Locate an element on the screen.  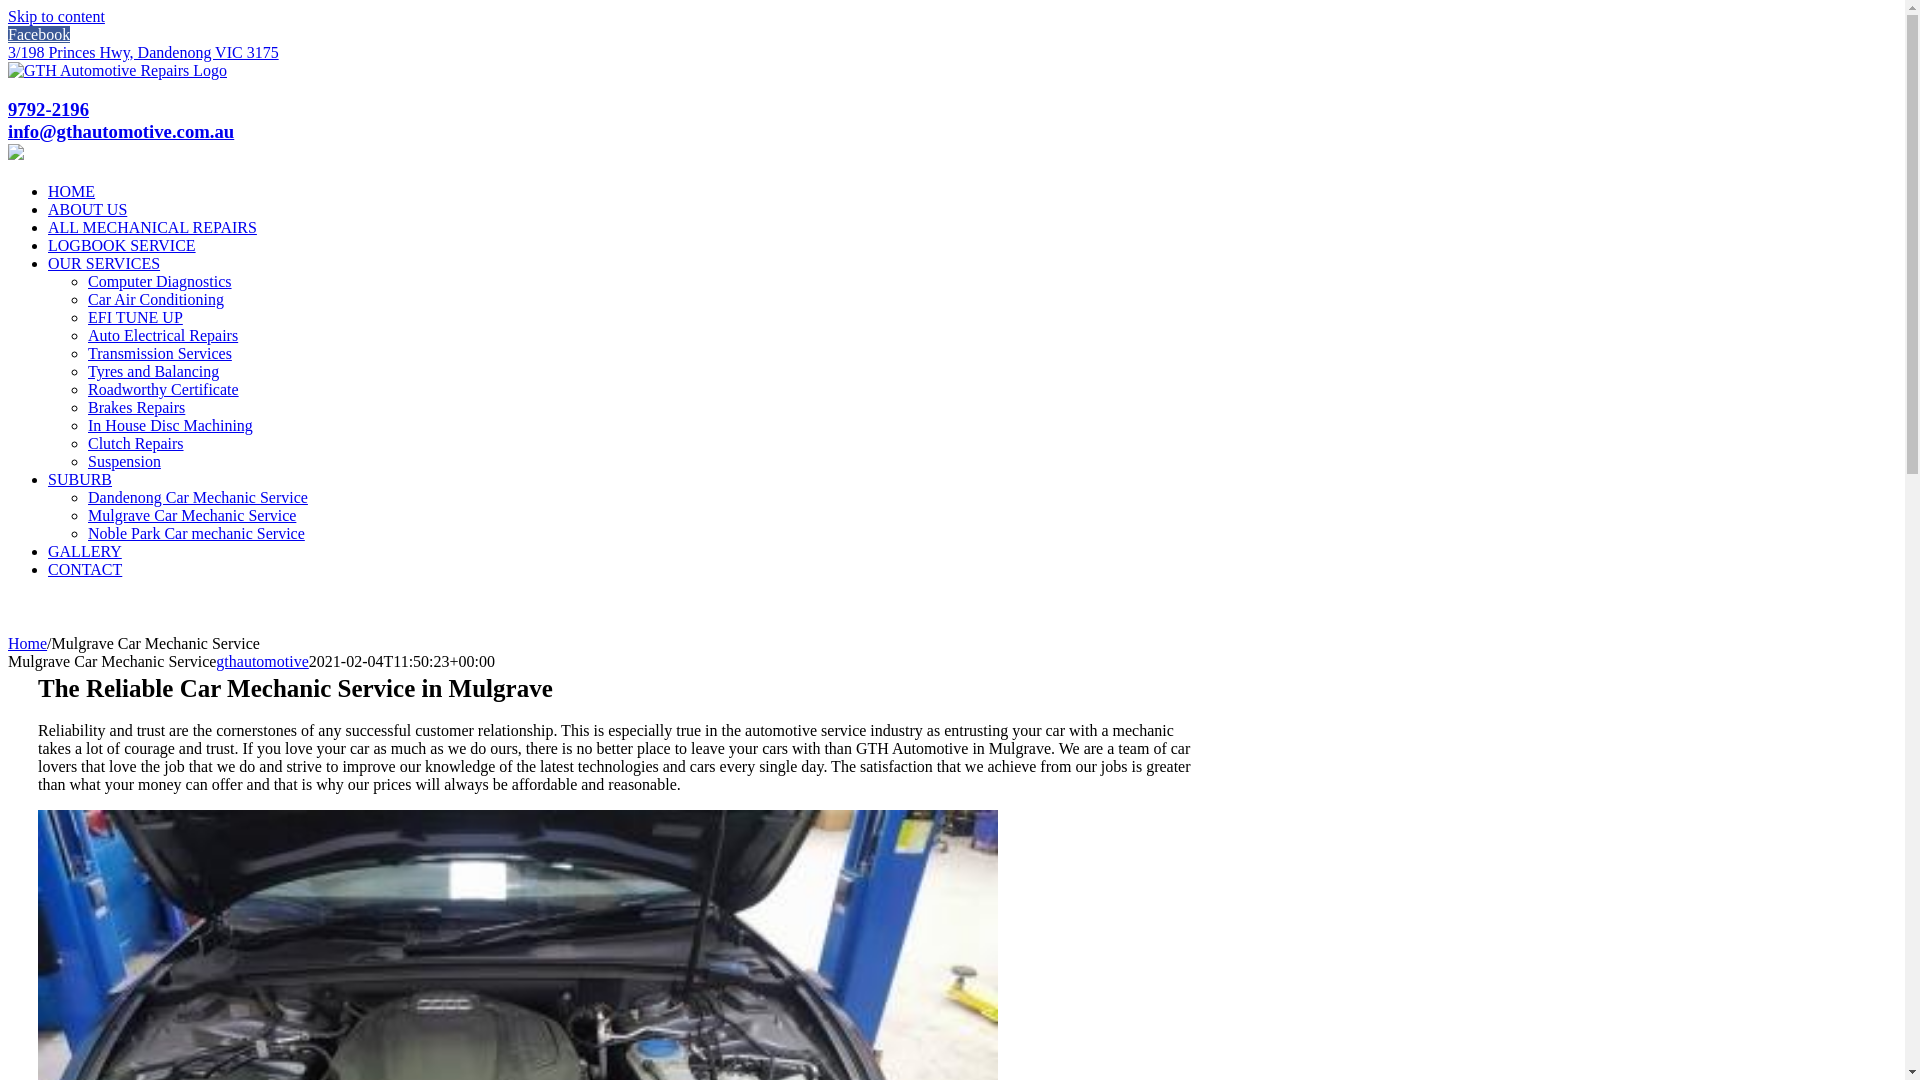
'Suspension' is located at coordinates (123, 461).